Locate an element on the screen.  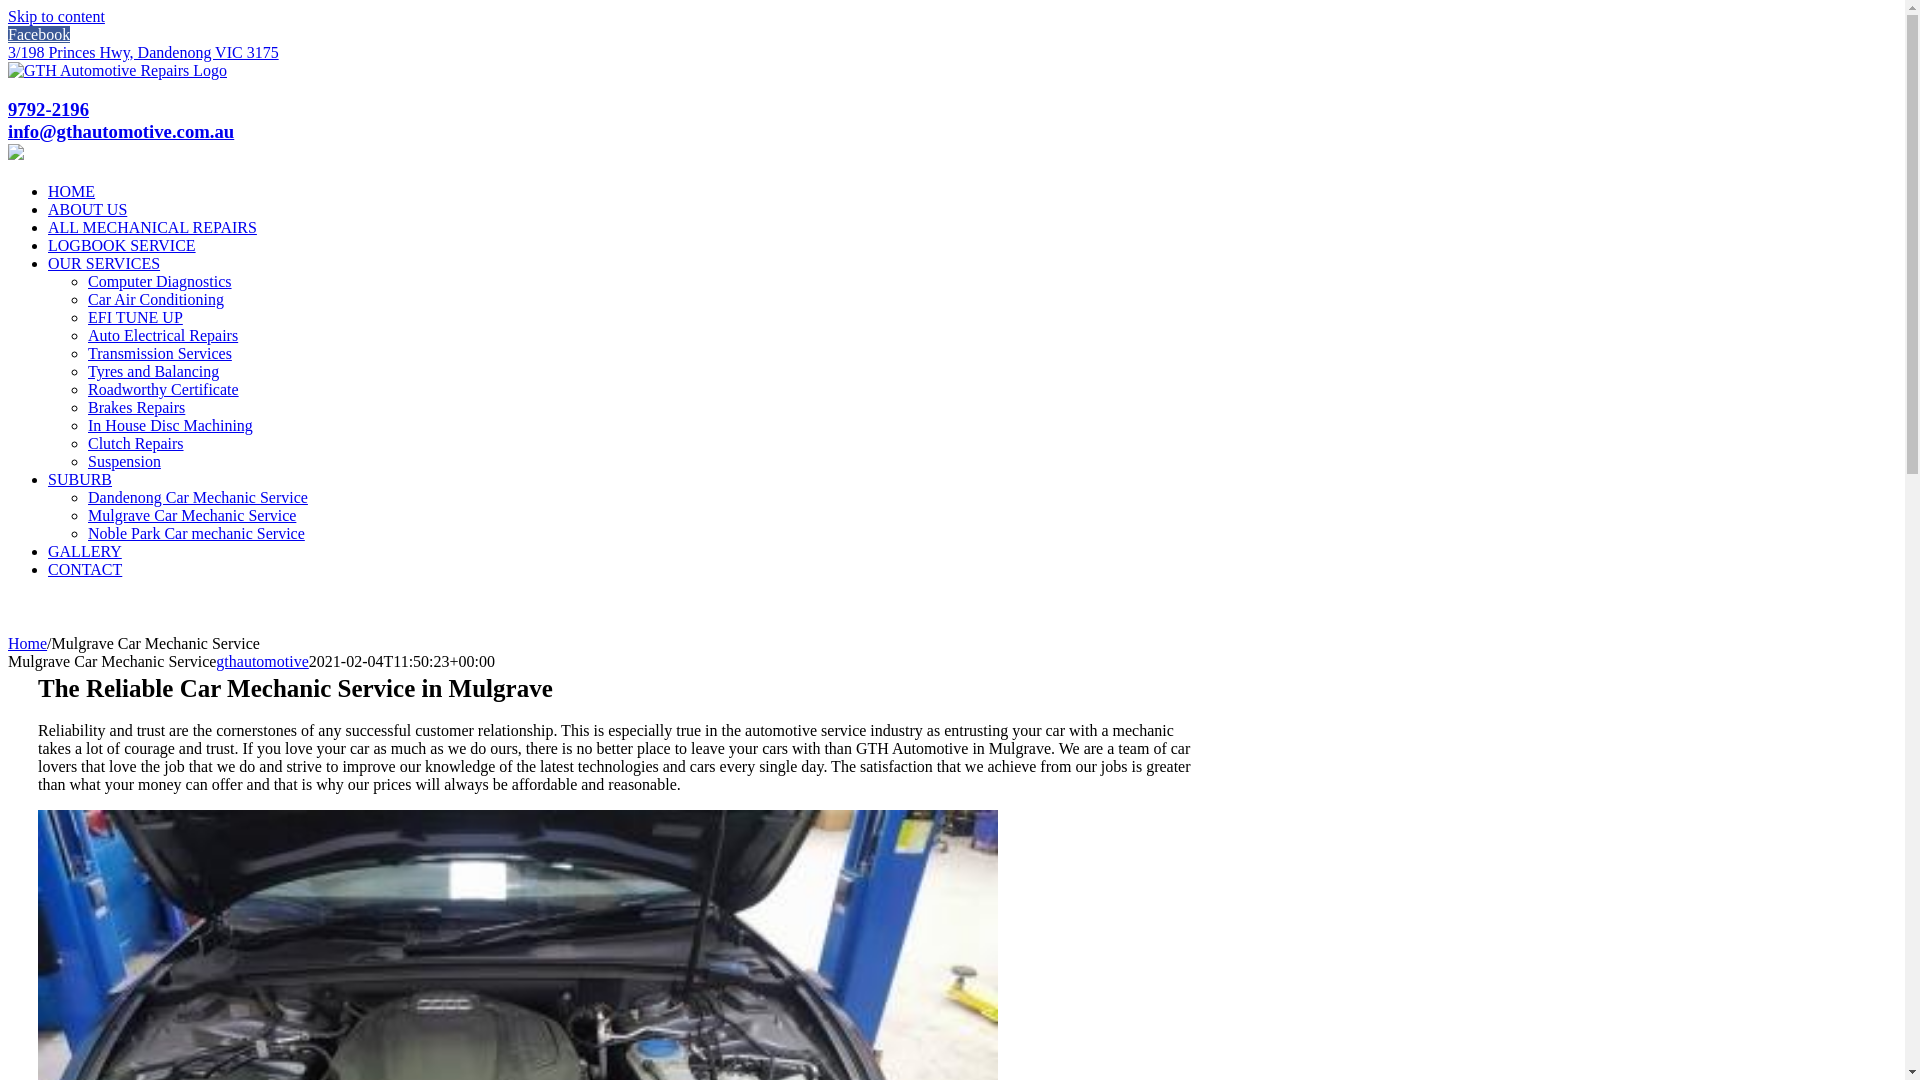
'Suspension' is located at coordinates (123, 461).